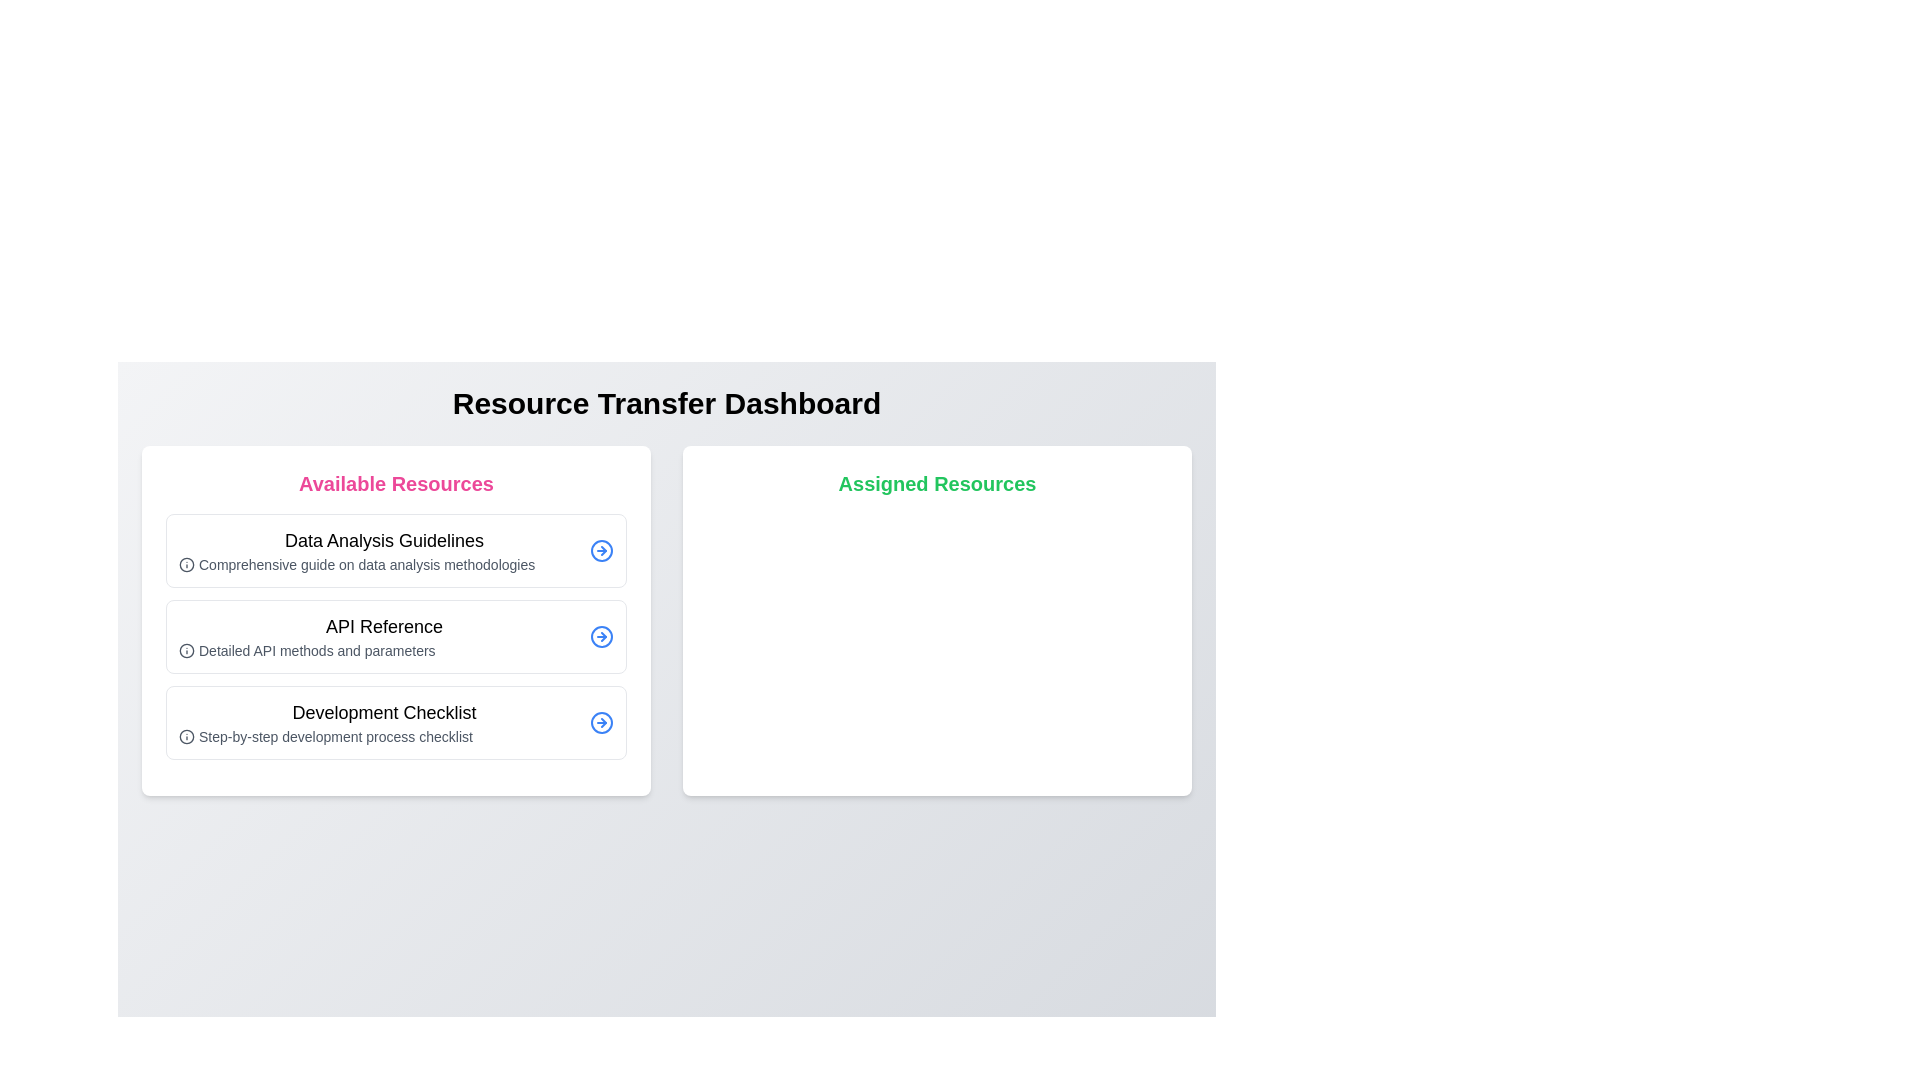 This screenshot has height=1080, width=1920. Describe the element at coordinates (187, 736) in the screenshot. I see `the informational icon located at the leftmost part of the horizontal layout next to the text 'Step-by-step development process checklist'` at that location.